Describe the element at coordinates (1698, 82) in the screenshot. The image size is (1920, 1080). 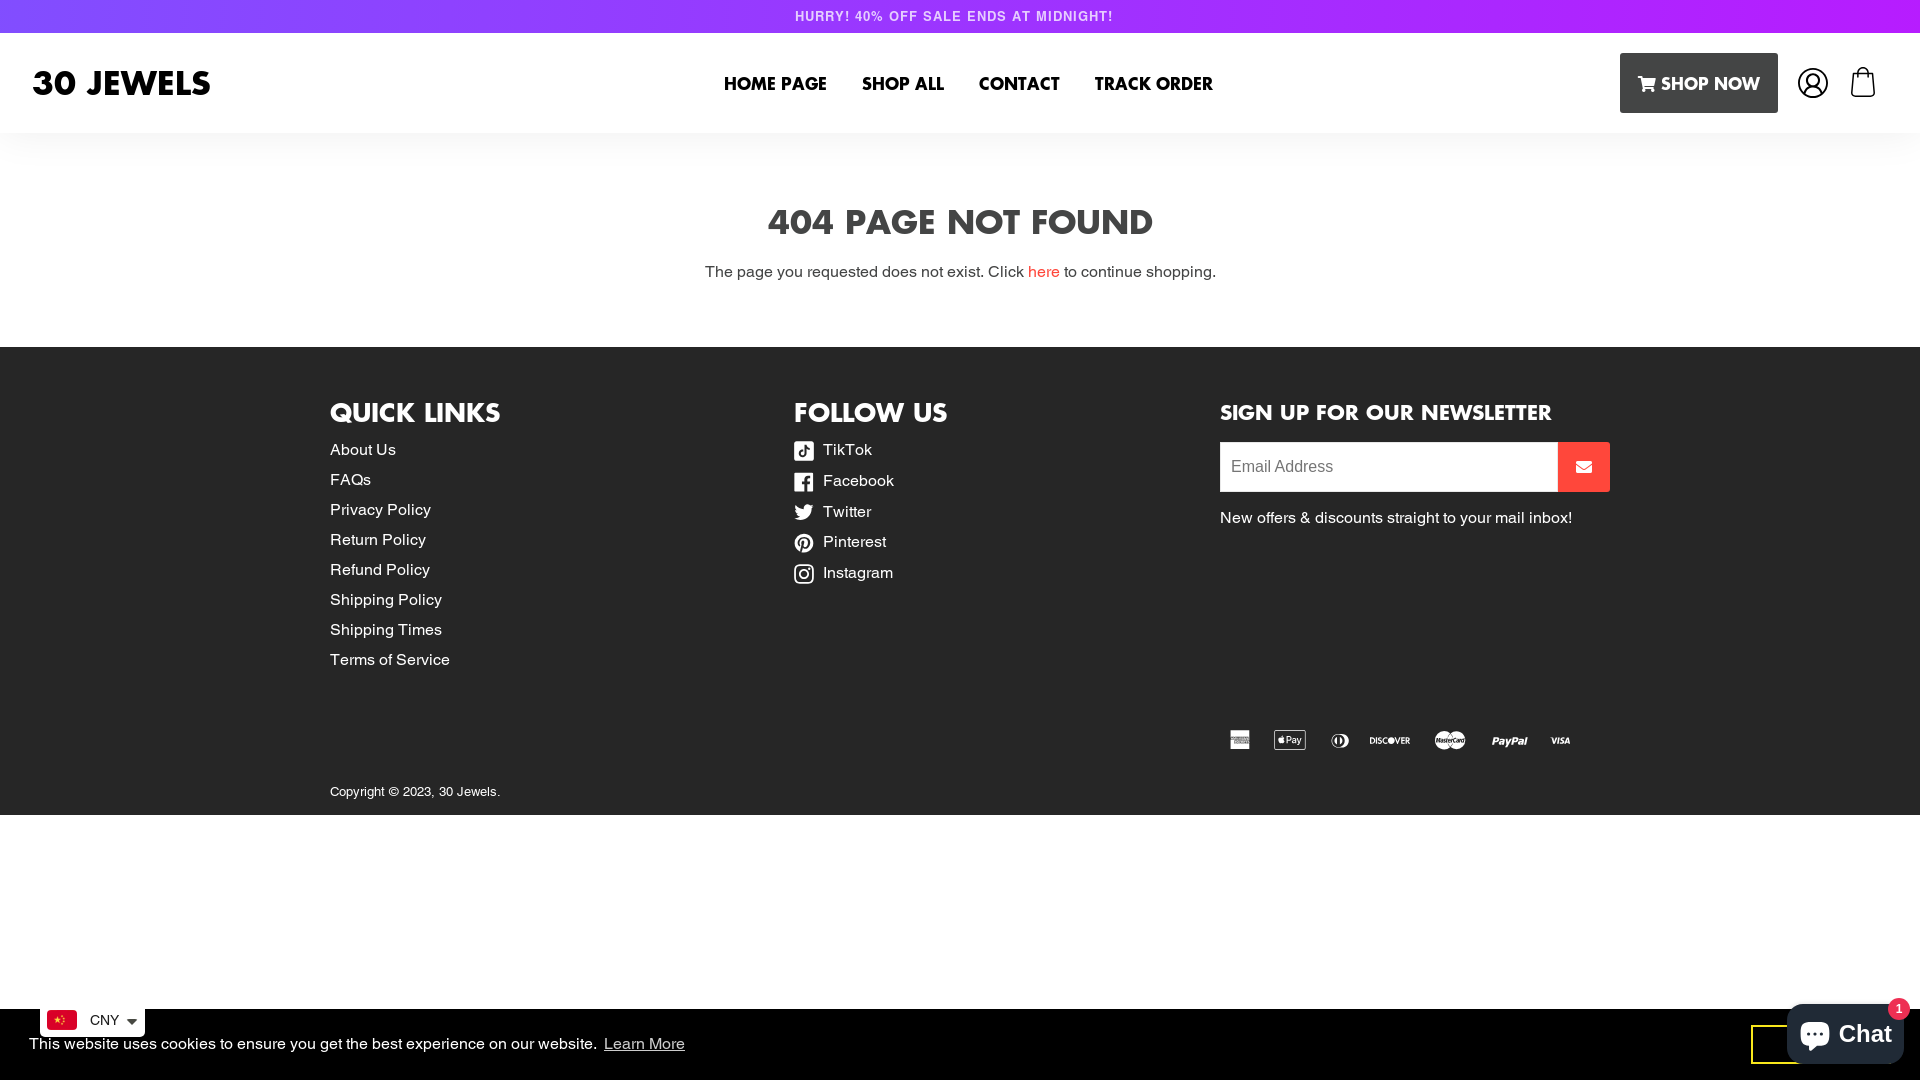
I see `'SHOP NOW'` at that location.